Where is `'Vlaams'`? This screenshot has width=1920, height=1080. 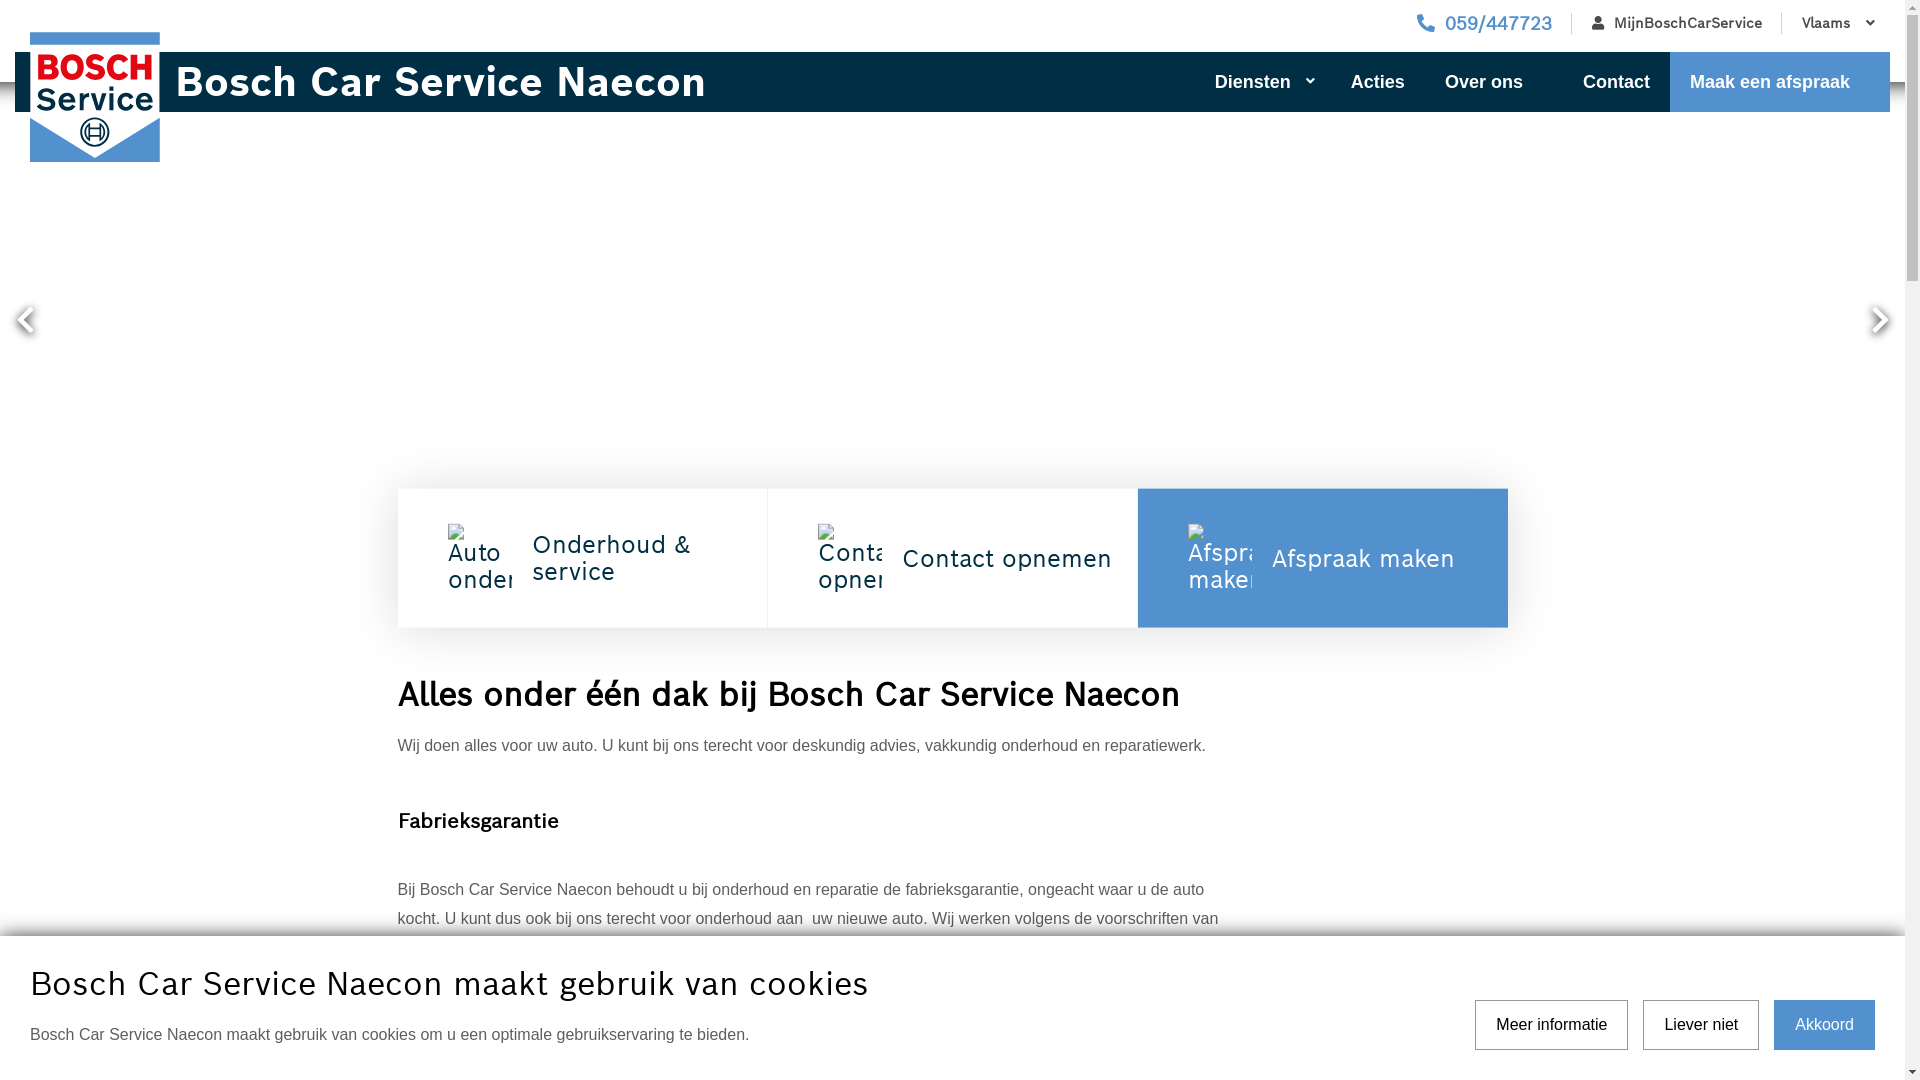 'Vlaams' is located at coordinates (1781, 23).